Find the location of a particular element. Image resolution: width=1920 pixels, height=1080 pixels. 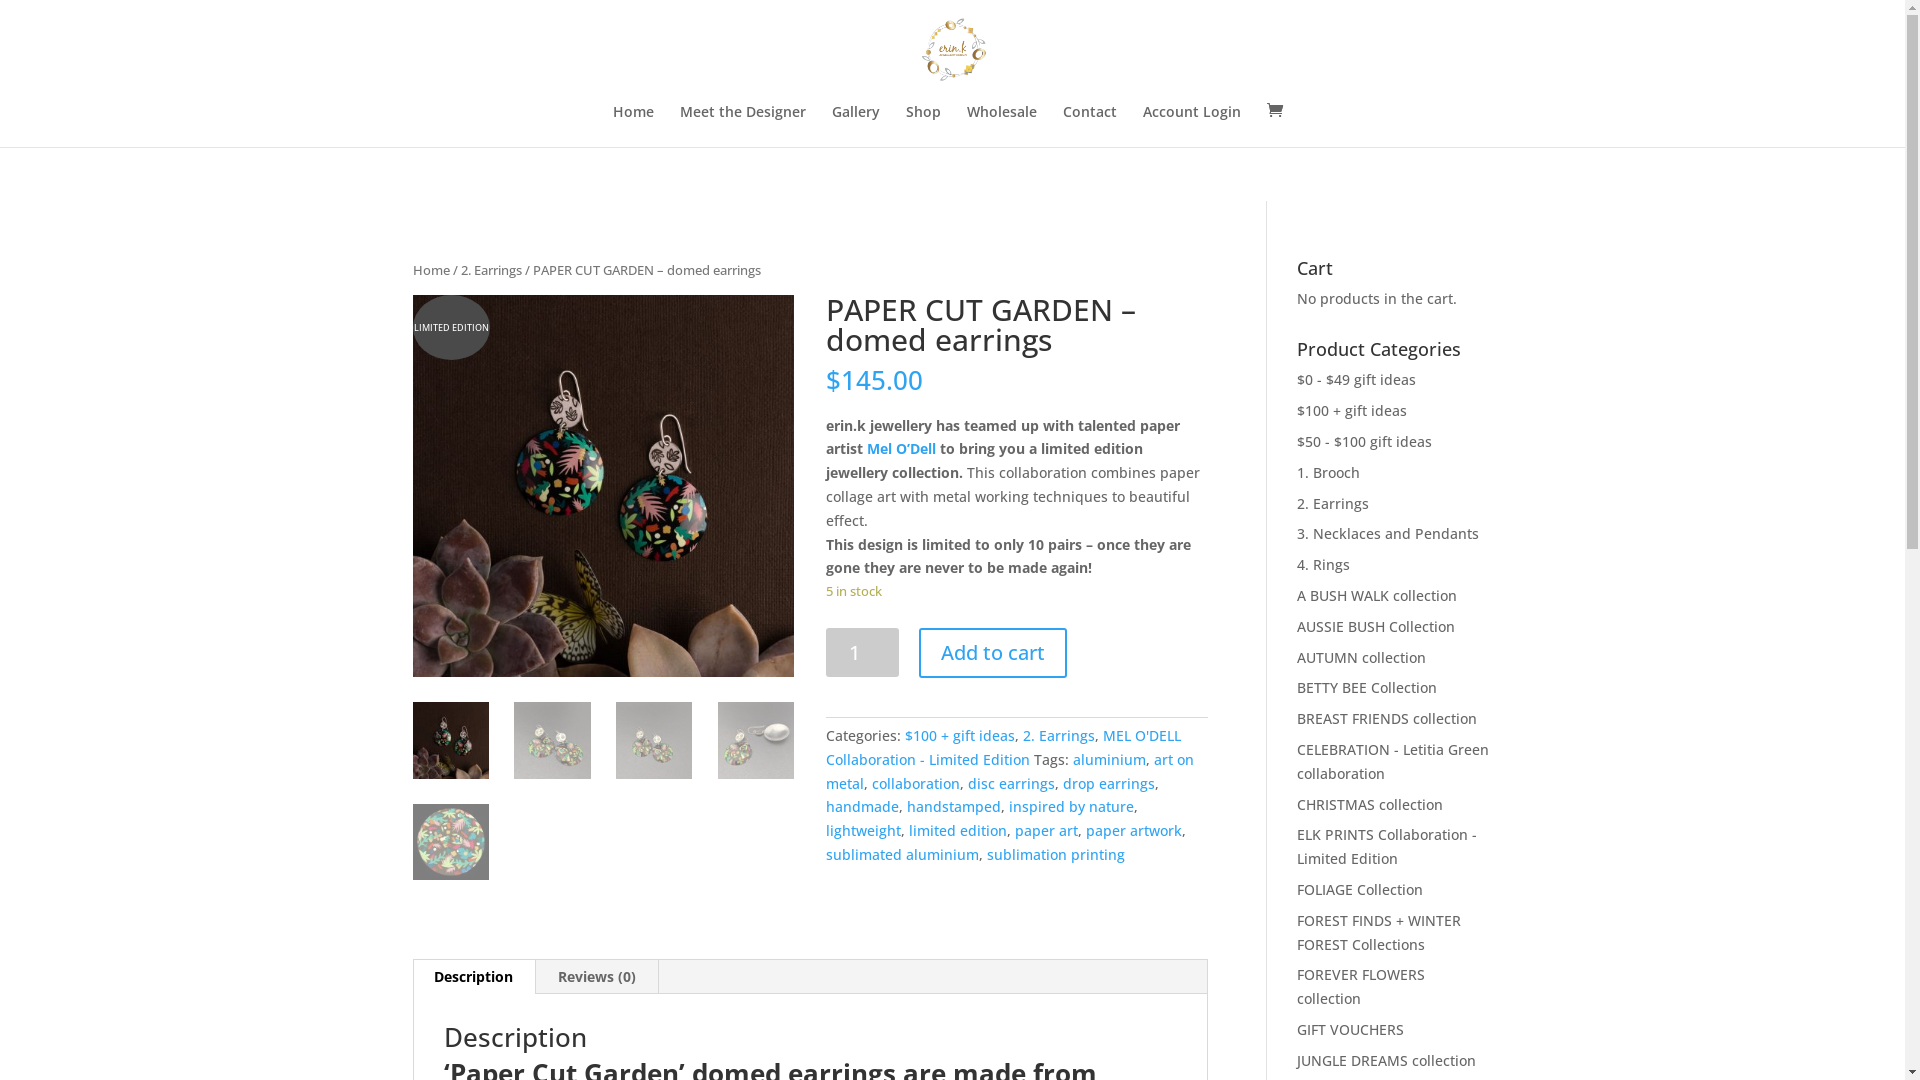

'2. Earrings' is located at coordinates (1058, 735).